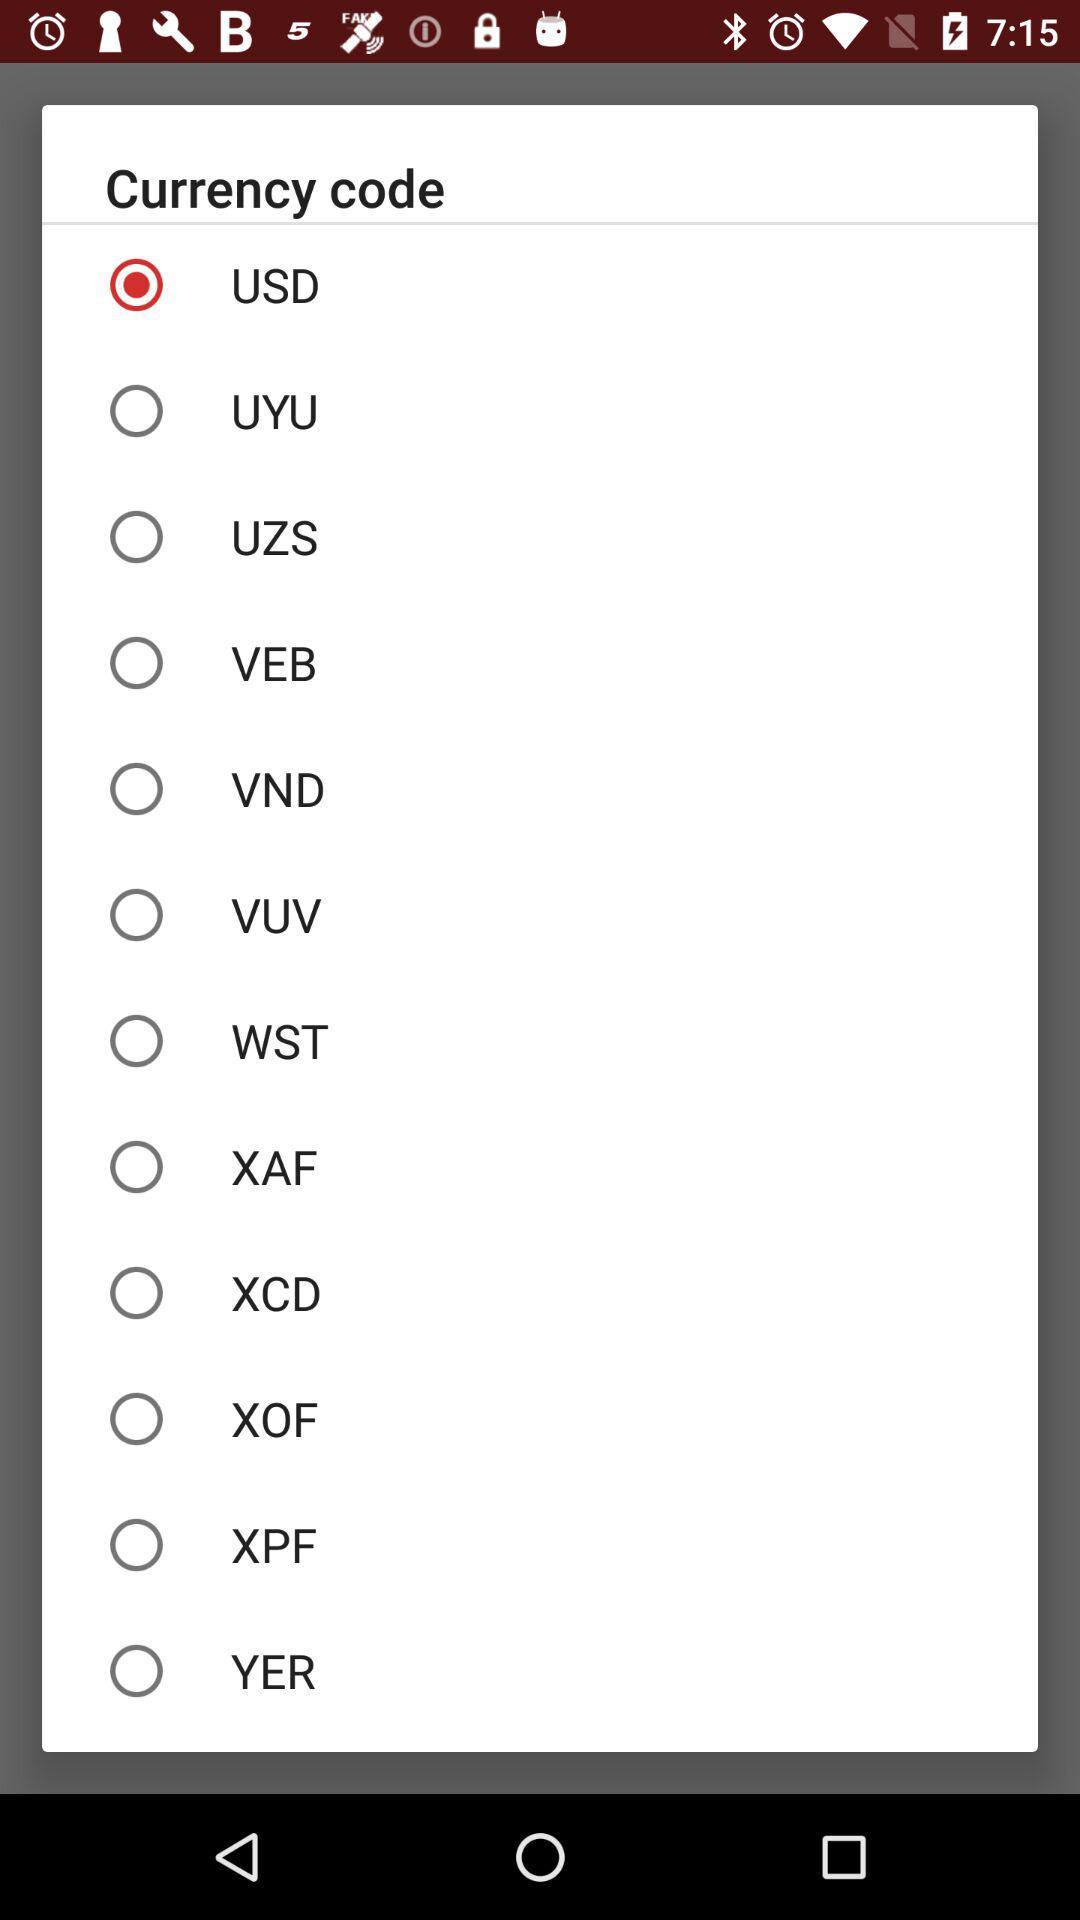 The height and width of the screenshot is (1920, 1080). What do you see at coordinates (540, 410) in the screenshot?
I see `uyu icon` at bounding box center [540, 410].